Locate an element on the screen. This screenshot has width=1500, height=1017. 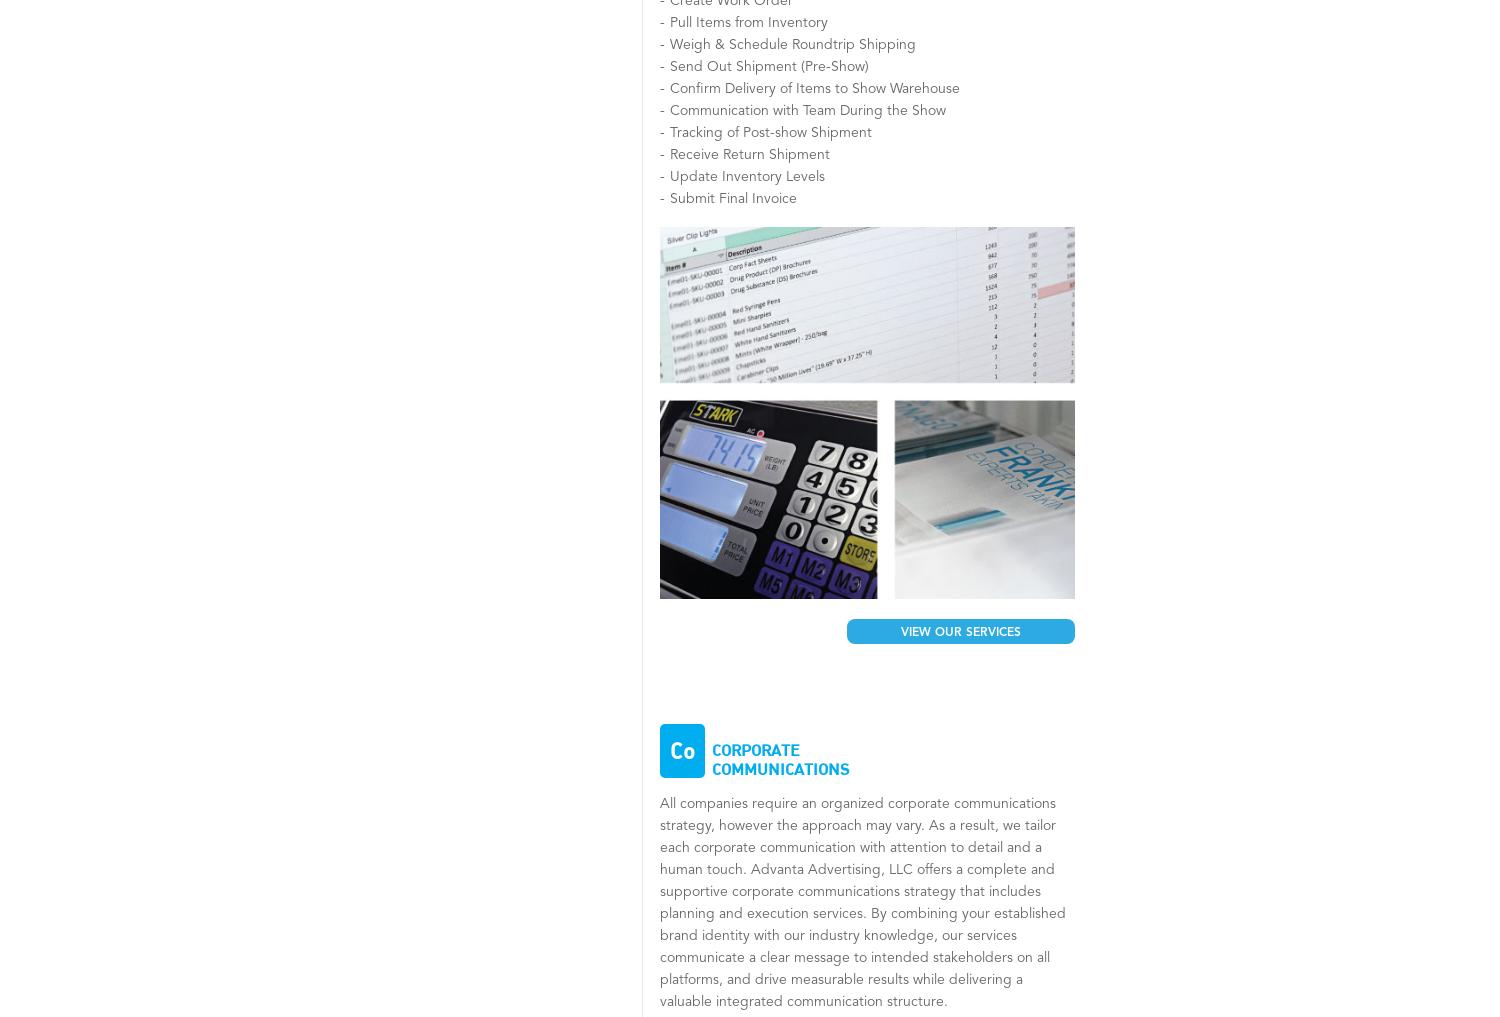
'Send Out Shipment (Pre-Show)' is located at coordinates (769, 67).